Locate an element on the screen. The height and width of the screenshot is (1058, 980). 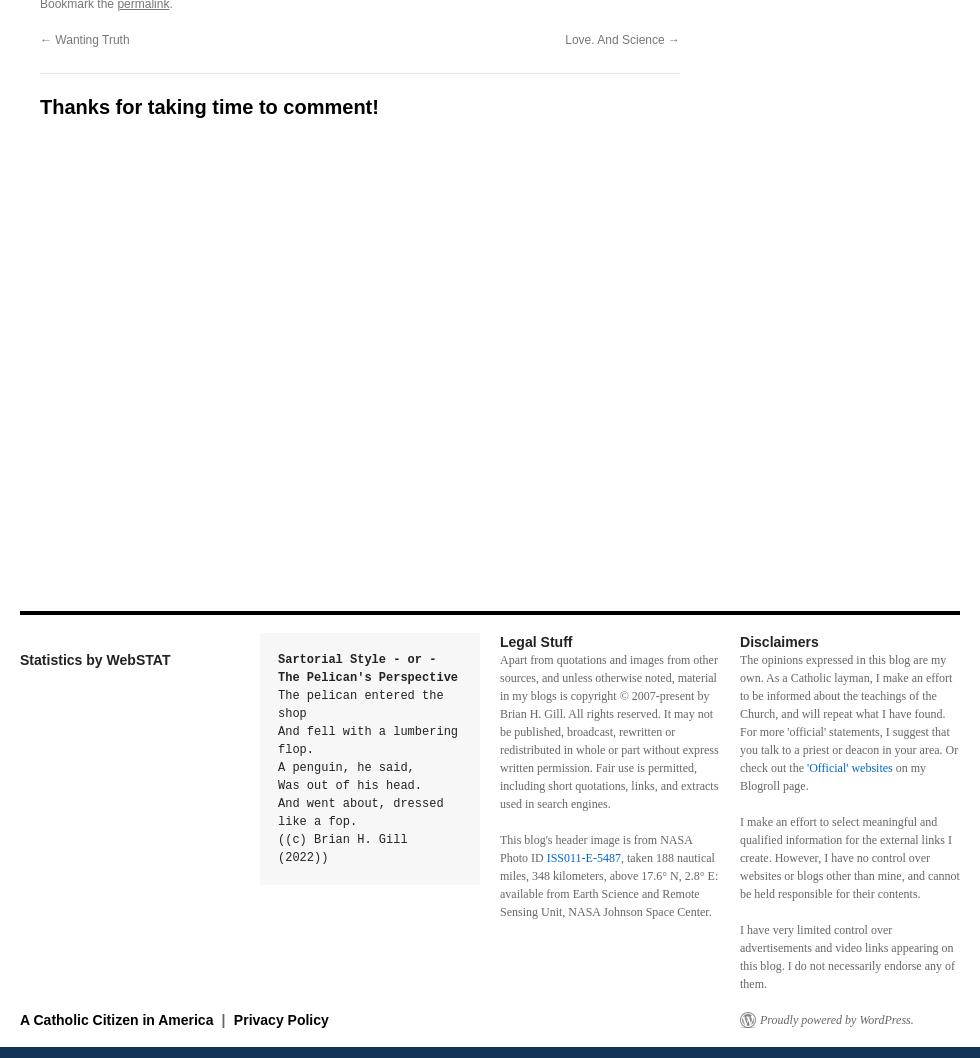
'I make an effort to select meaningful and qualified information for the external links I create. However, I have no control over websites or blogs other than mine, and cannot be held responsible for their contents.' is located at coordinates (849, 857).